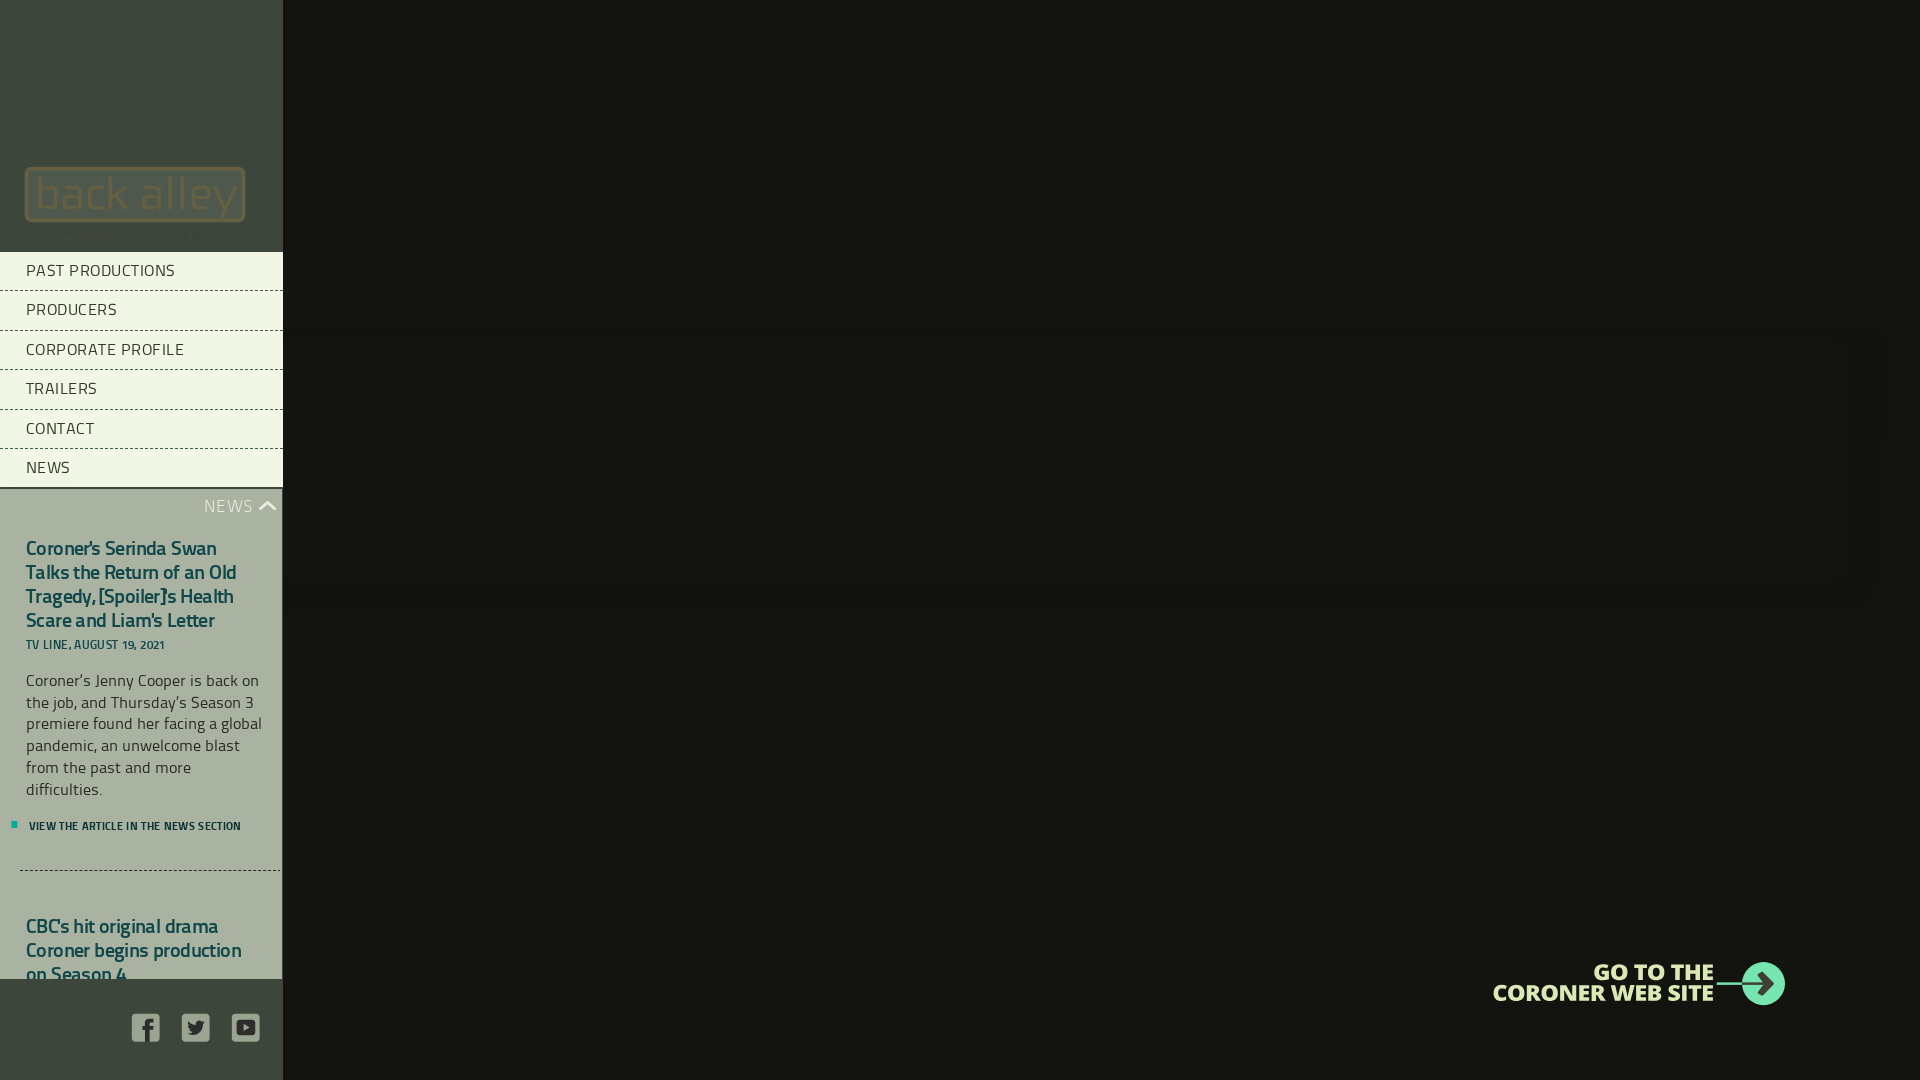  Describe the element at coordinates (0, 427) in the screenshot. I see `'CONTACT'` at that location.